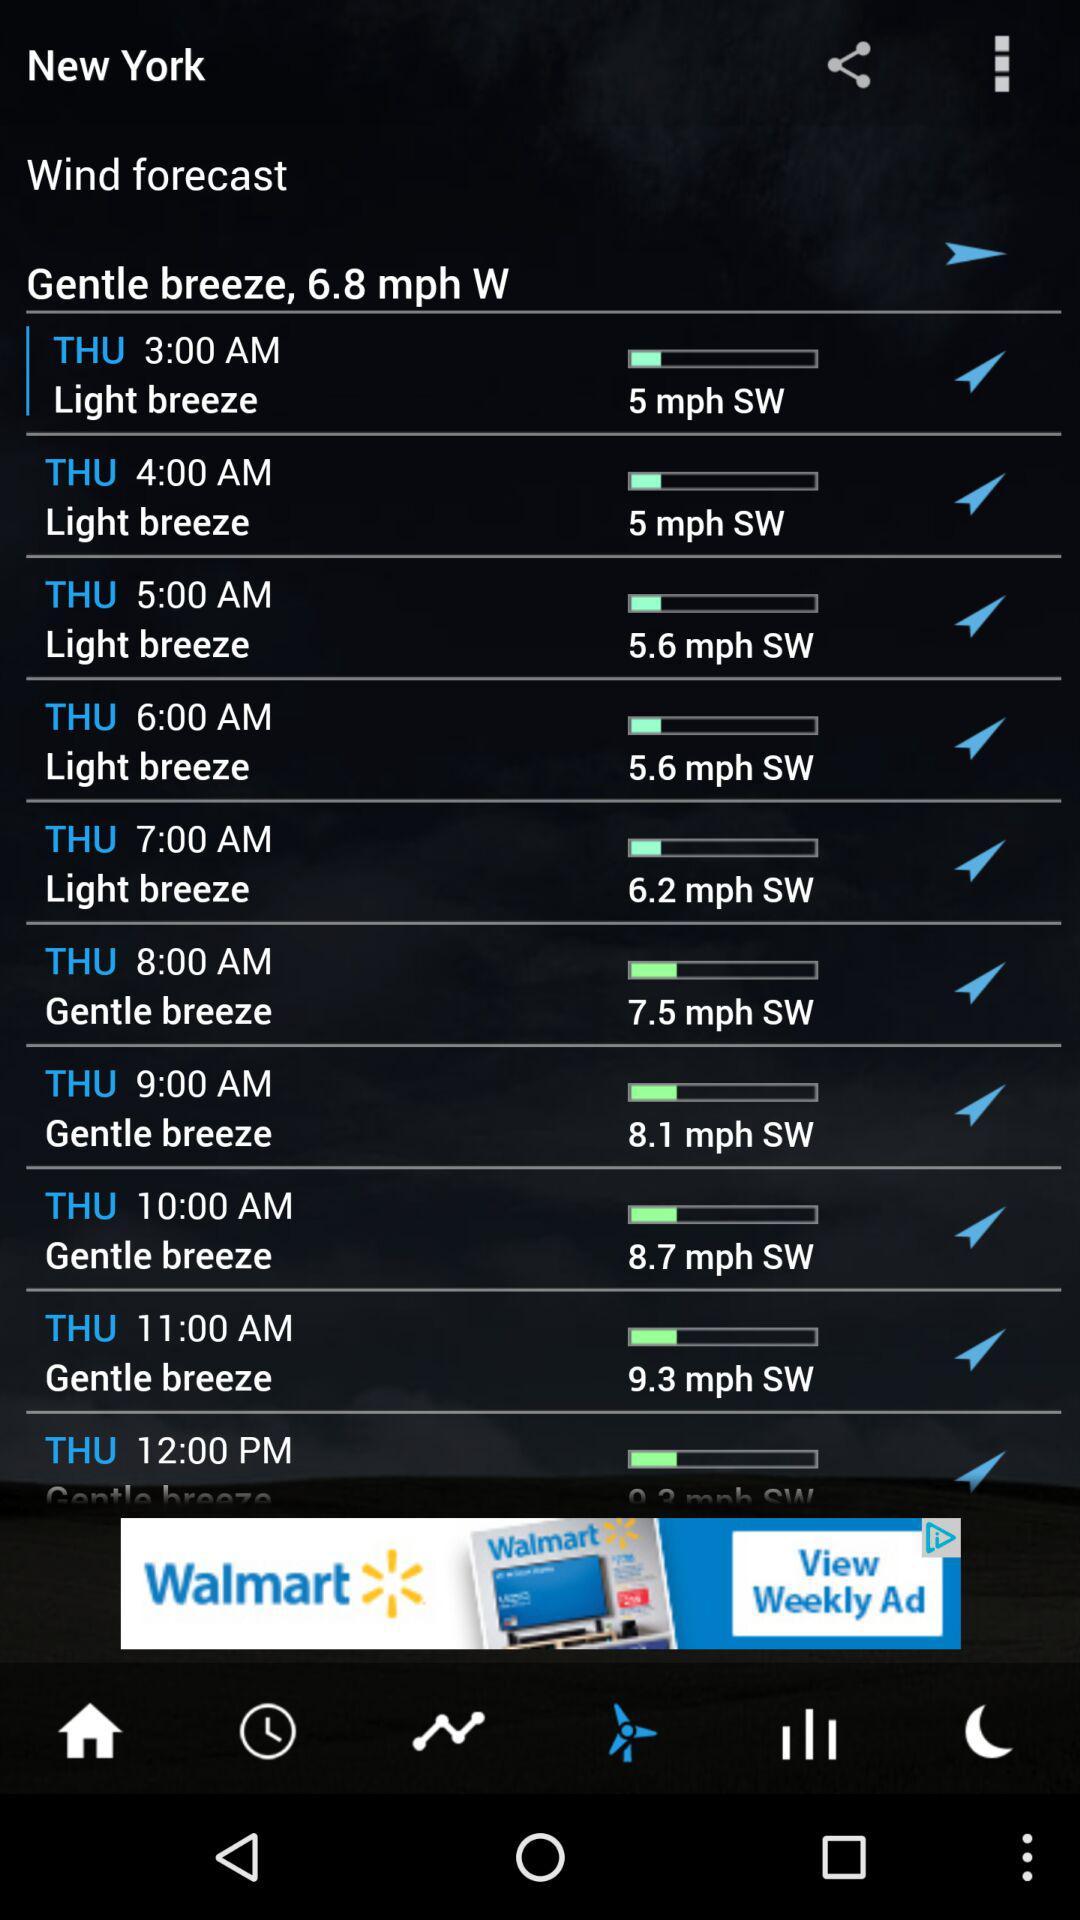 This screenshot has width=1080, height=1920. Describe the element at coordinates (88, 1728) in the screenshot. I see `home` at that location.